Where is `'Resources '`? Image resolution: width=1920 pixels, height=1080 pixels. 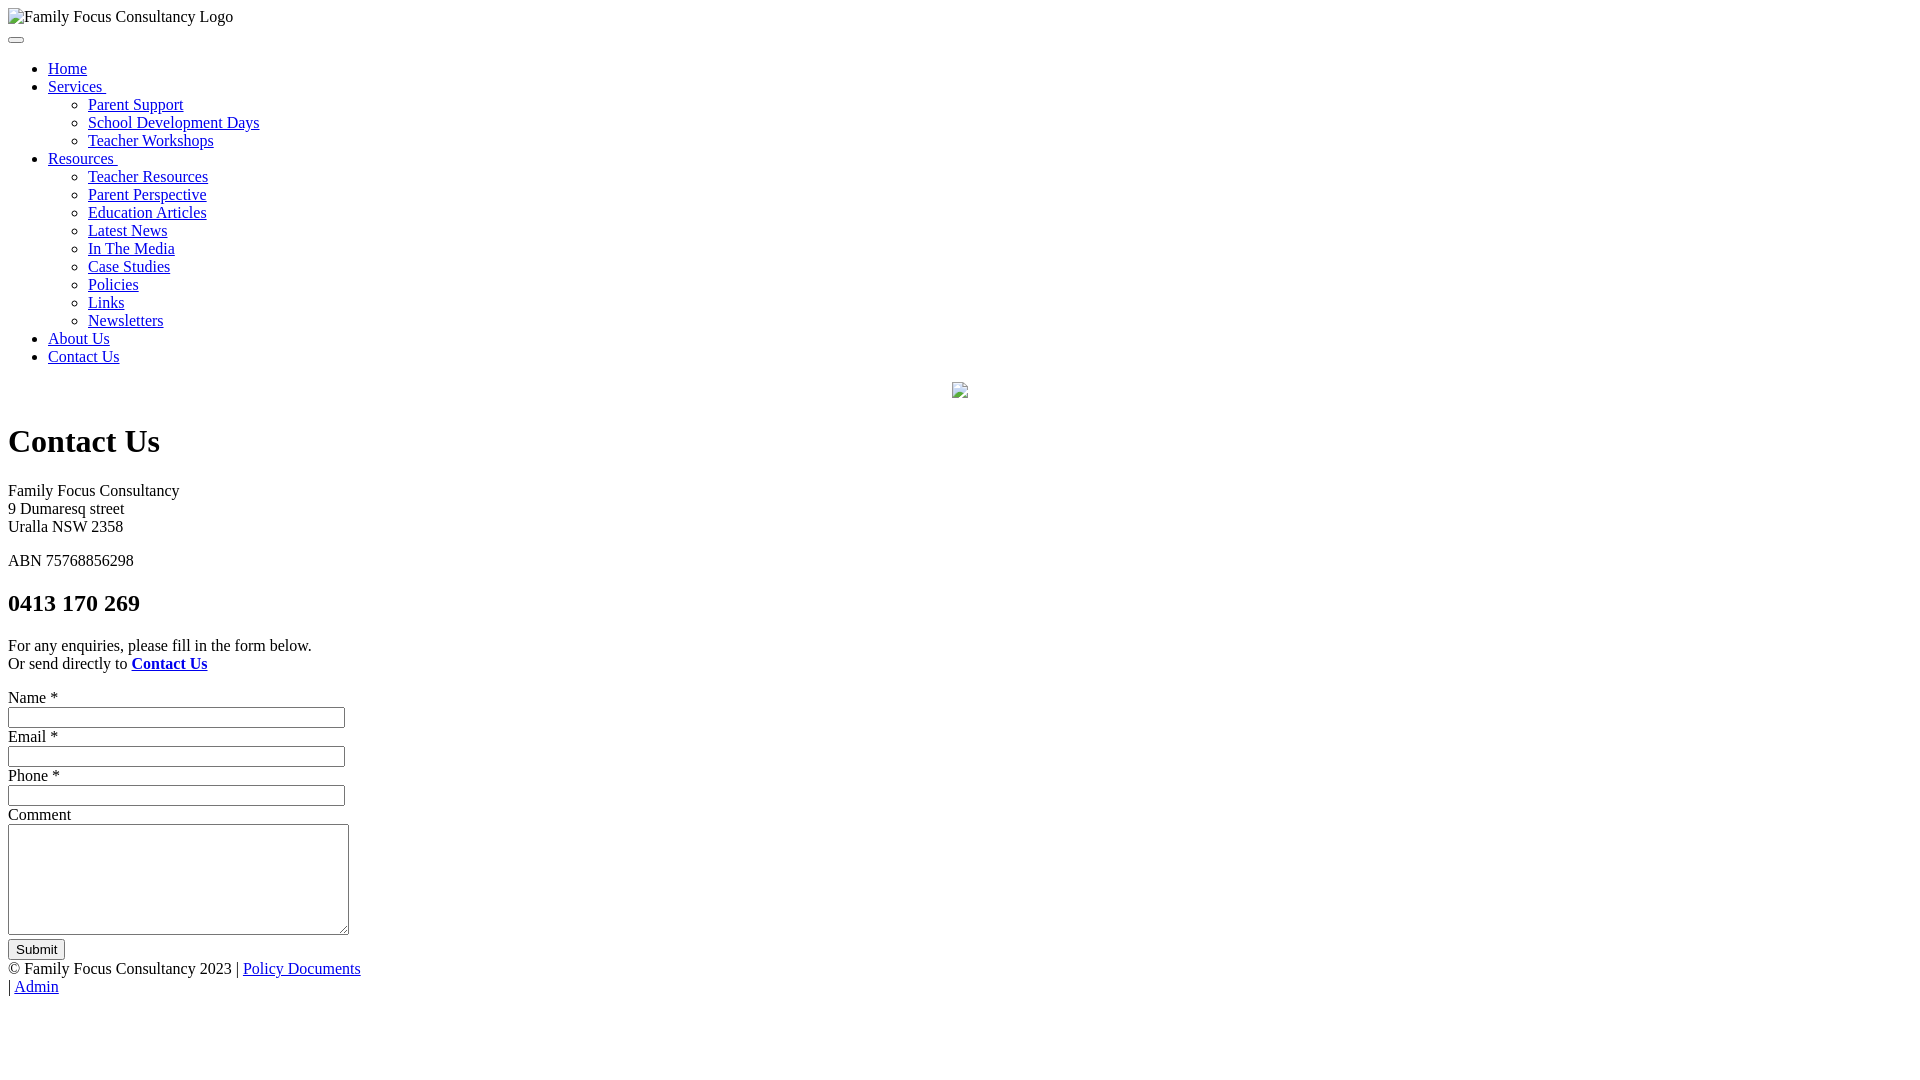 'Resources ' is located at coordinates (81, 157).